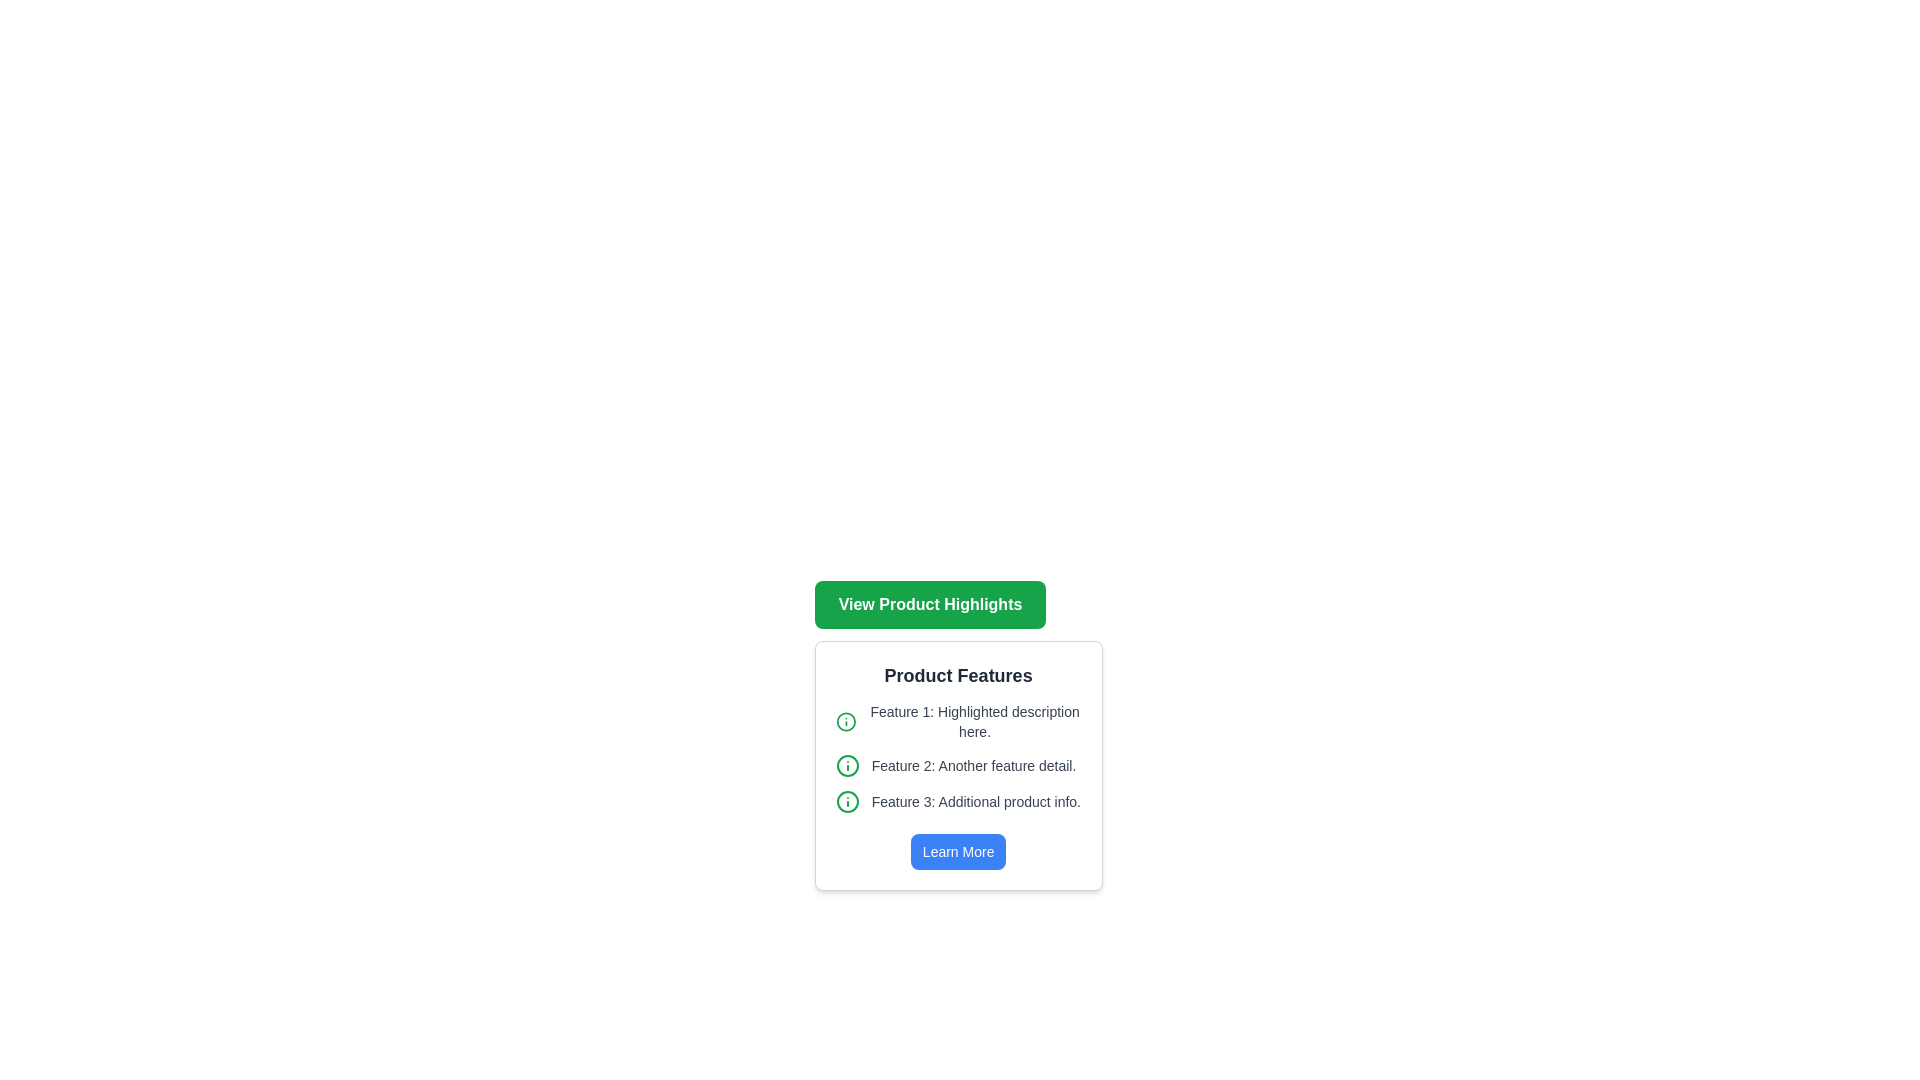 The width and height of the screenshot is (1920, 1080). I want to click on the button located at the bottom of the 'Product Features' popup card to observe the hover effect, so click(957, 852).